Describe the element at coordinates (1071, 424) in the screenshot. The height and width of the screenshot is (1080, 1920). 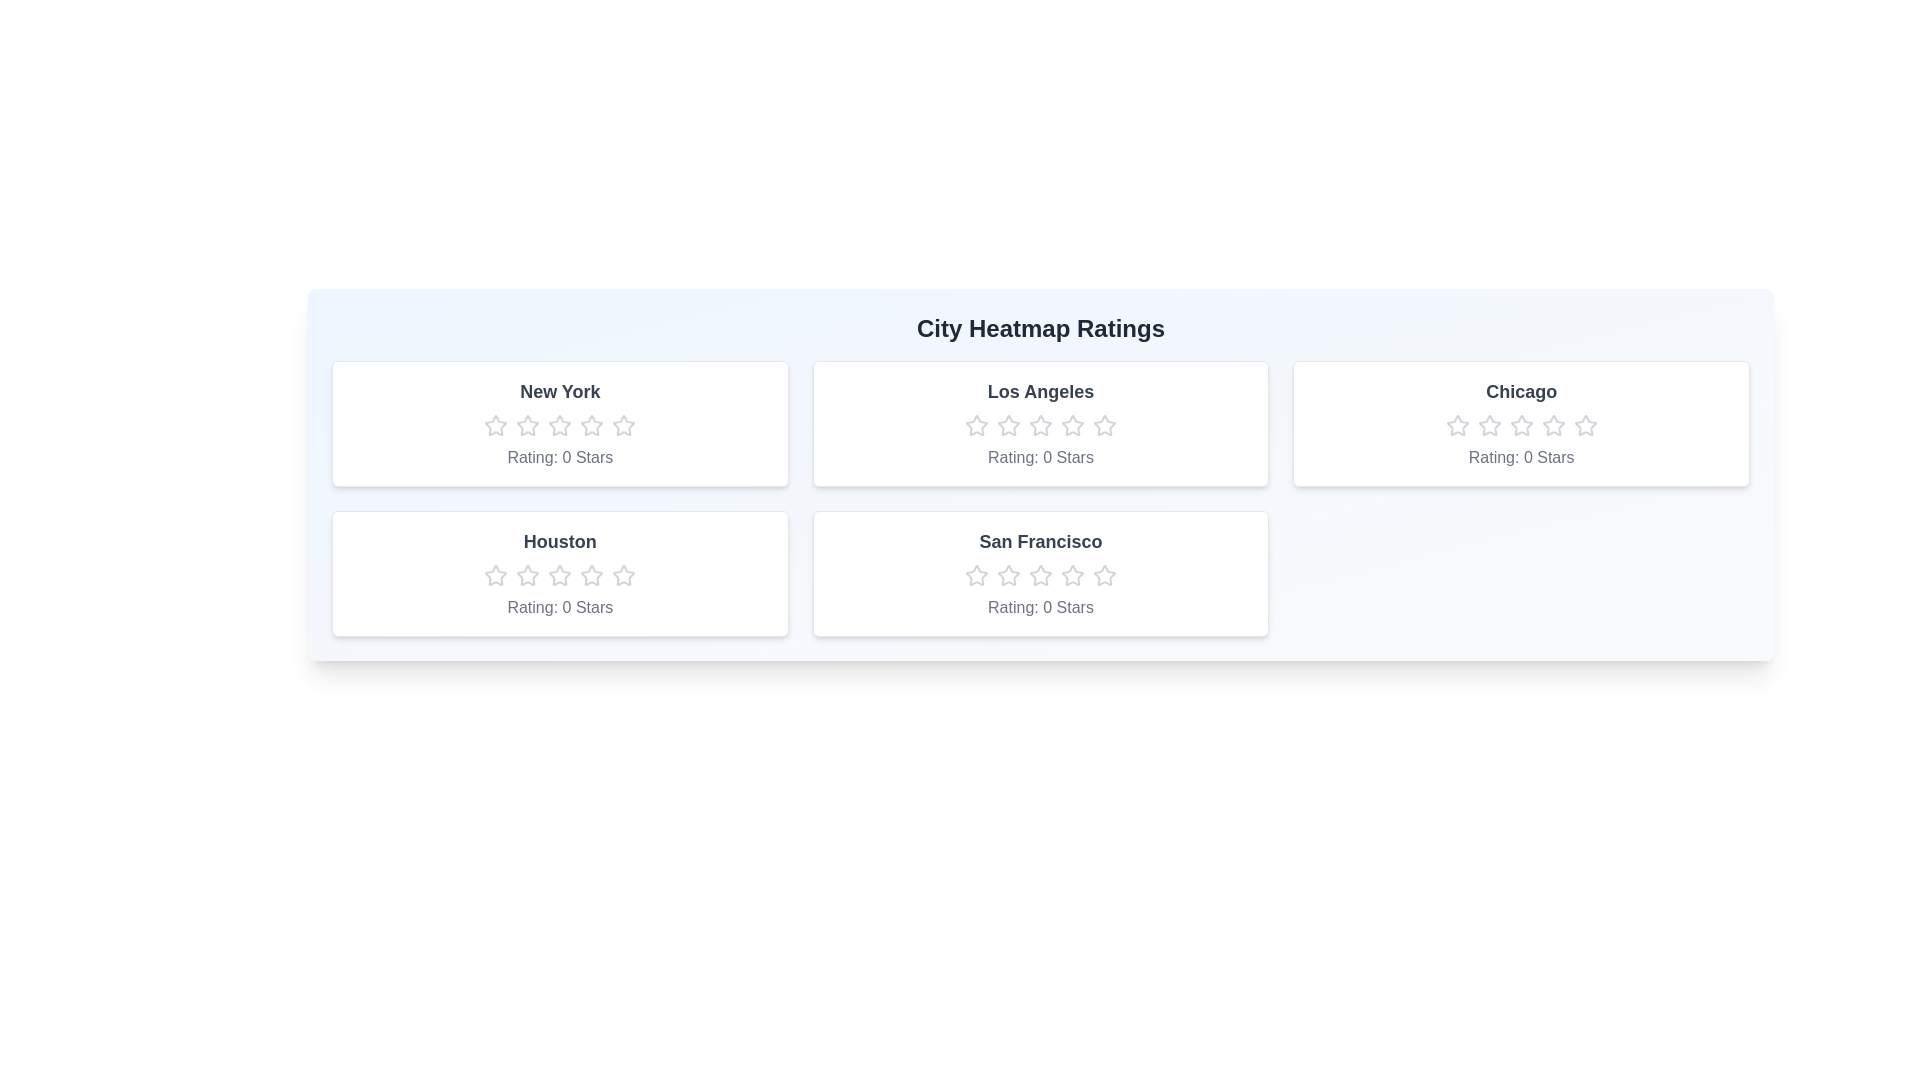
I see `the Los Angeles rating star number 4` at that location.